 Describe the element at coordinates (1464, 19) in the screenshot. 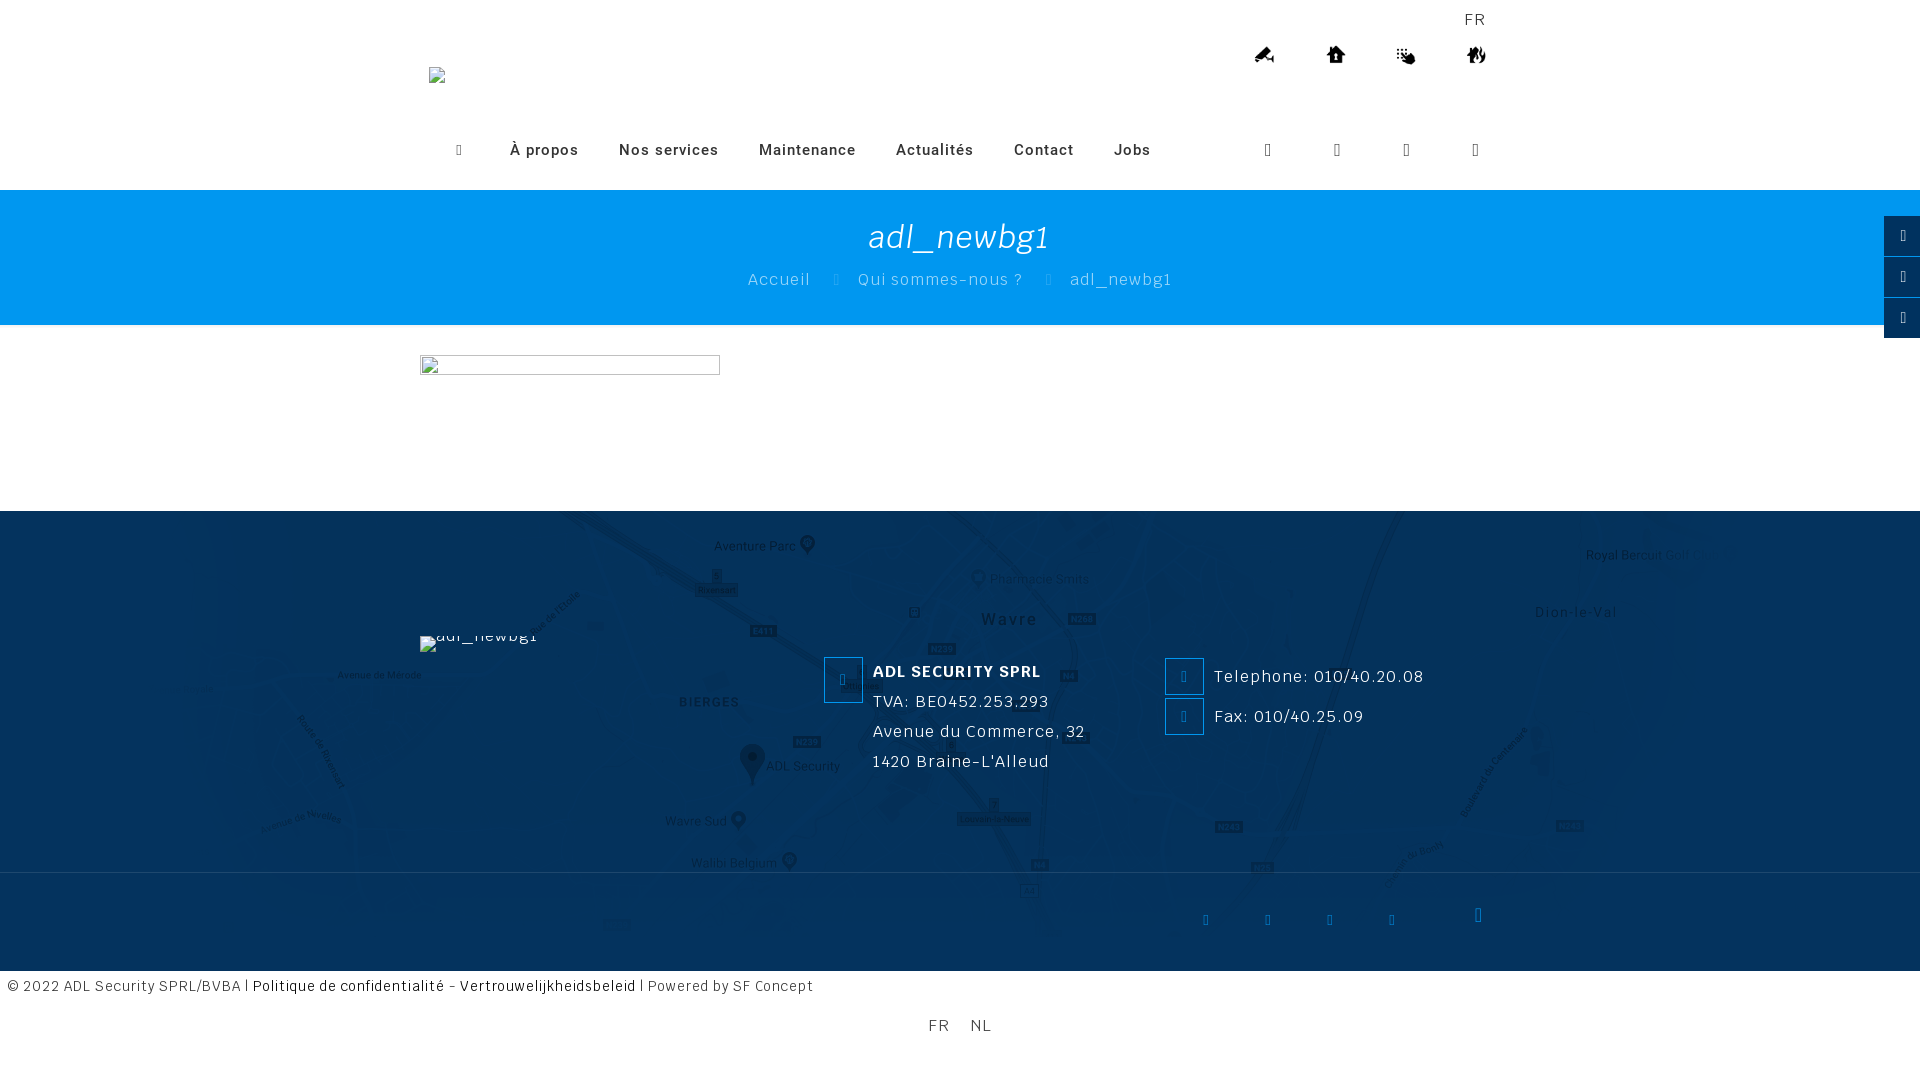

I see `'FR'` at that location.